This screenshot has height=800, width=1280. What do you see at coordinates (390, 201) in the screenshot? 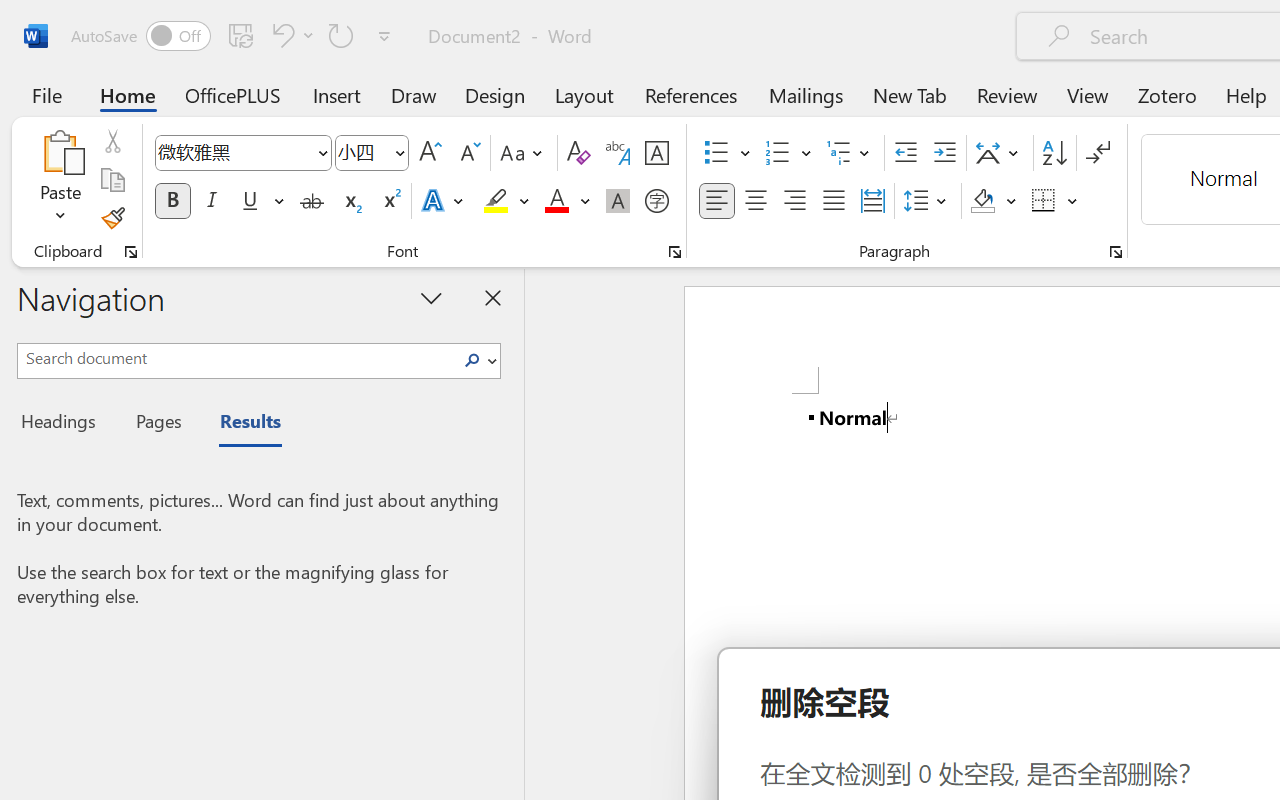
I see `'Superscript'` at bounding box center [390, 201].